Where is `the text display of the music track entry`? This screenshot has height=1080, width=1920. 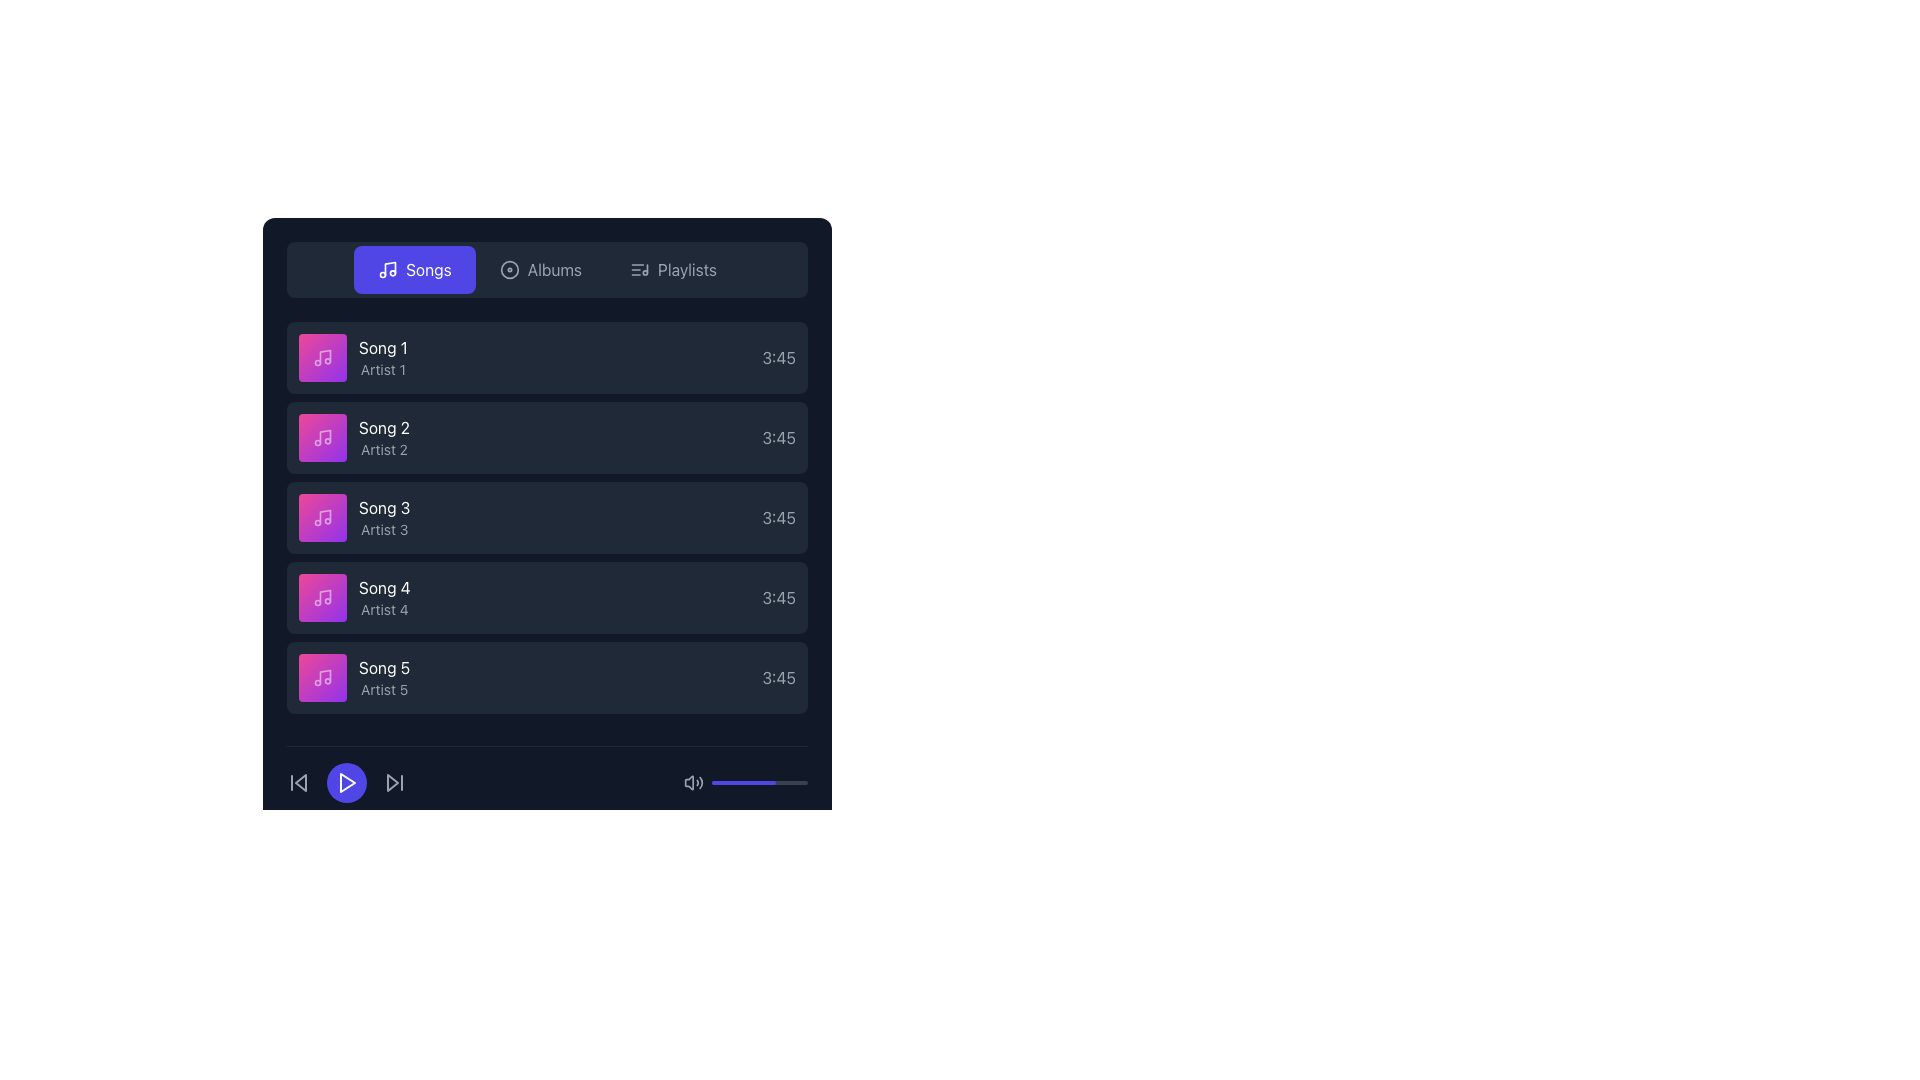
the text display of the music track entry is located at coordinates (383, 357).